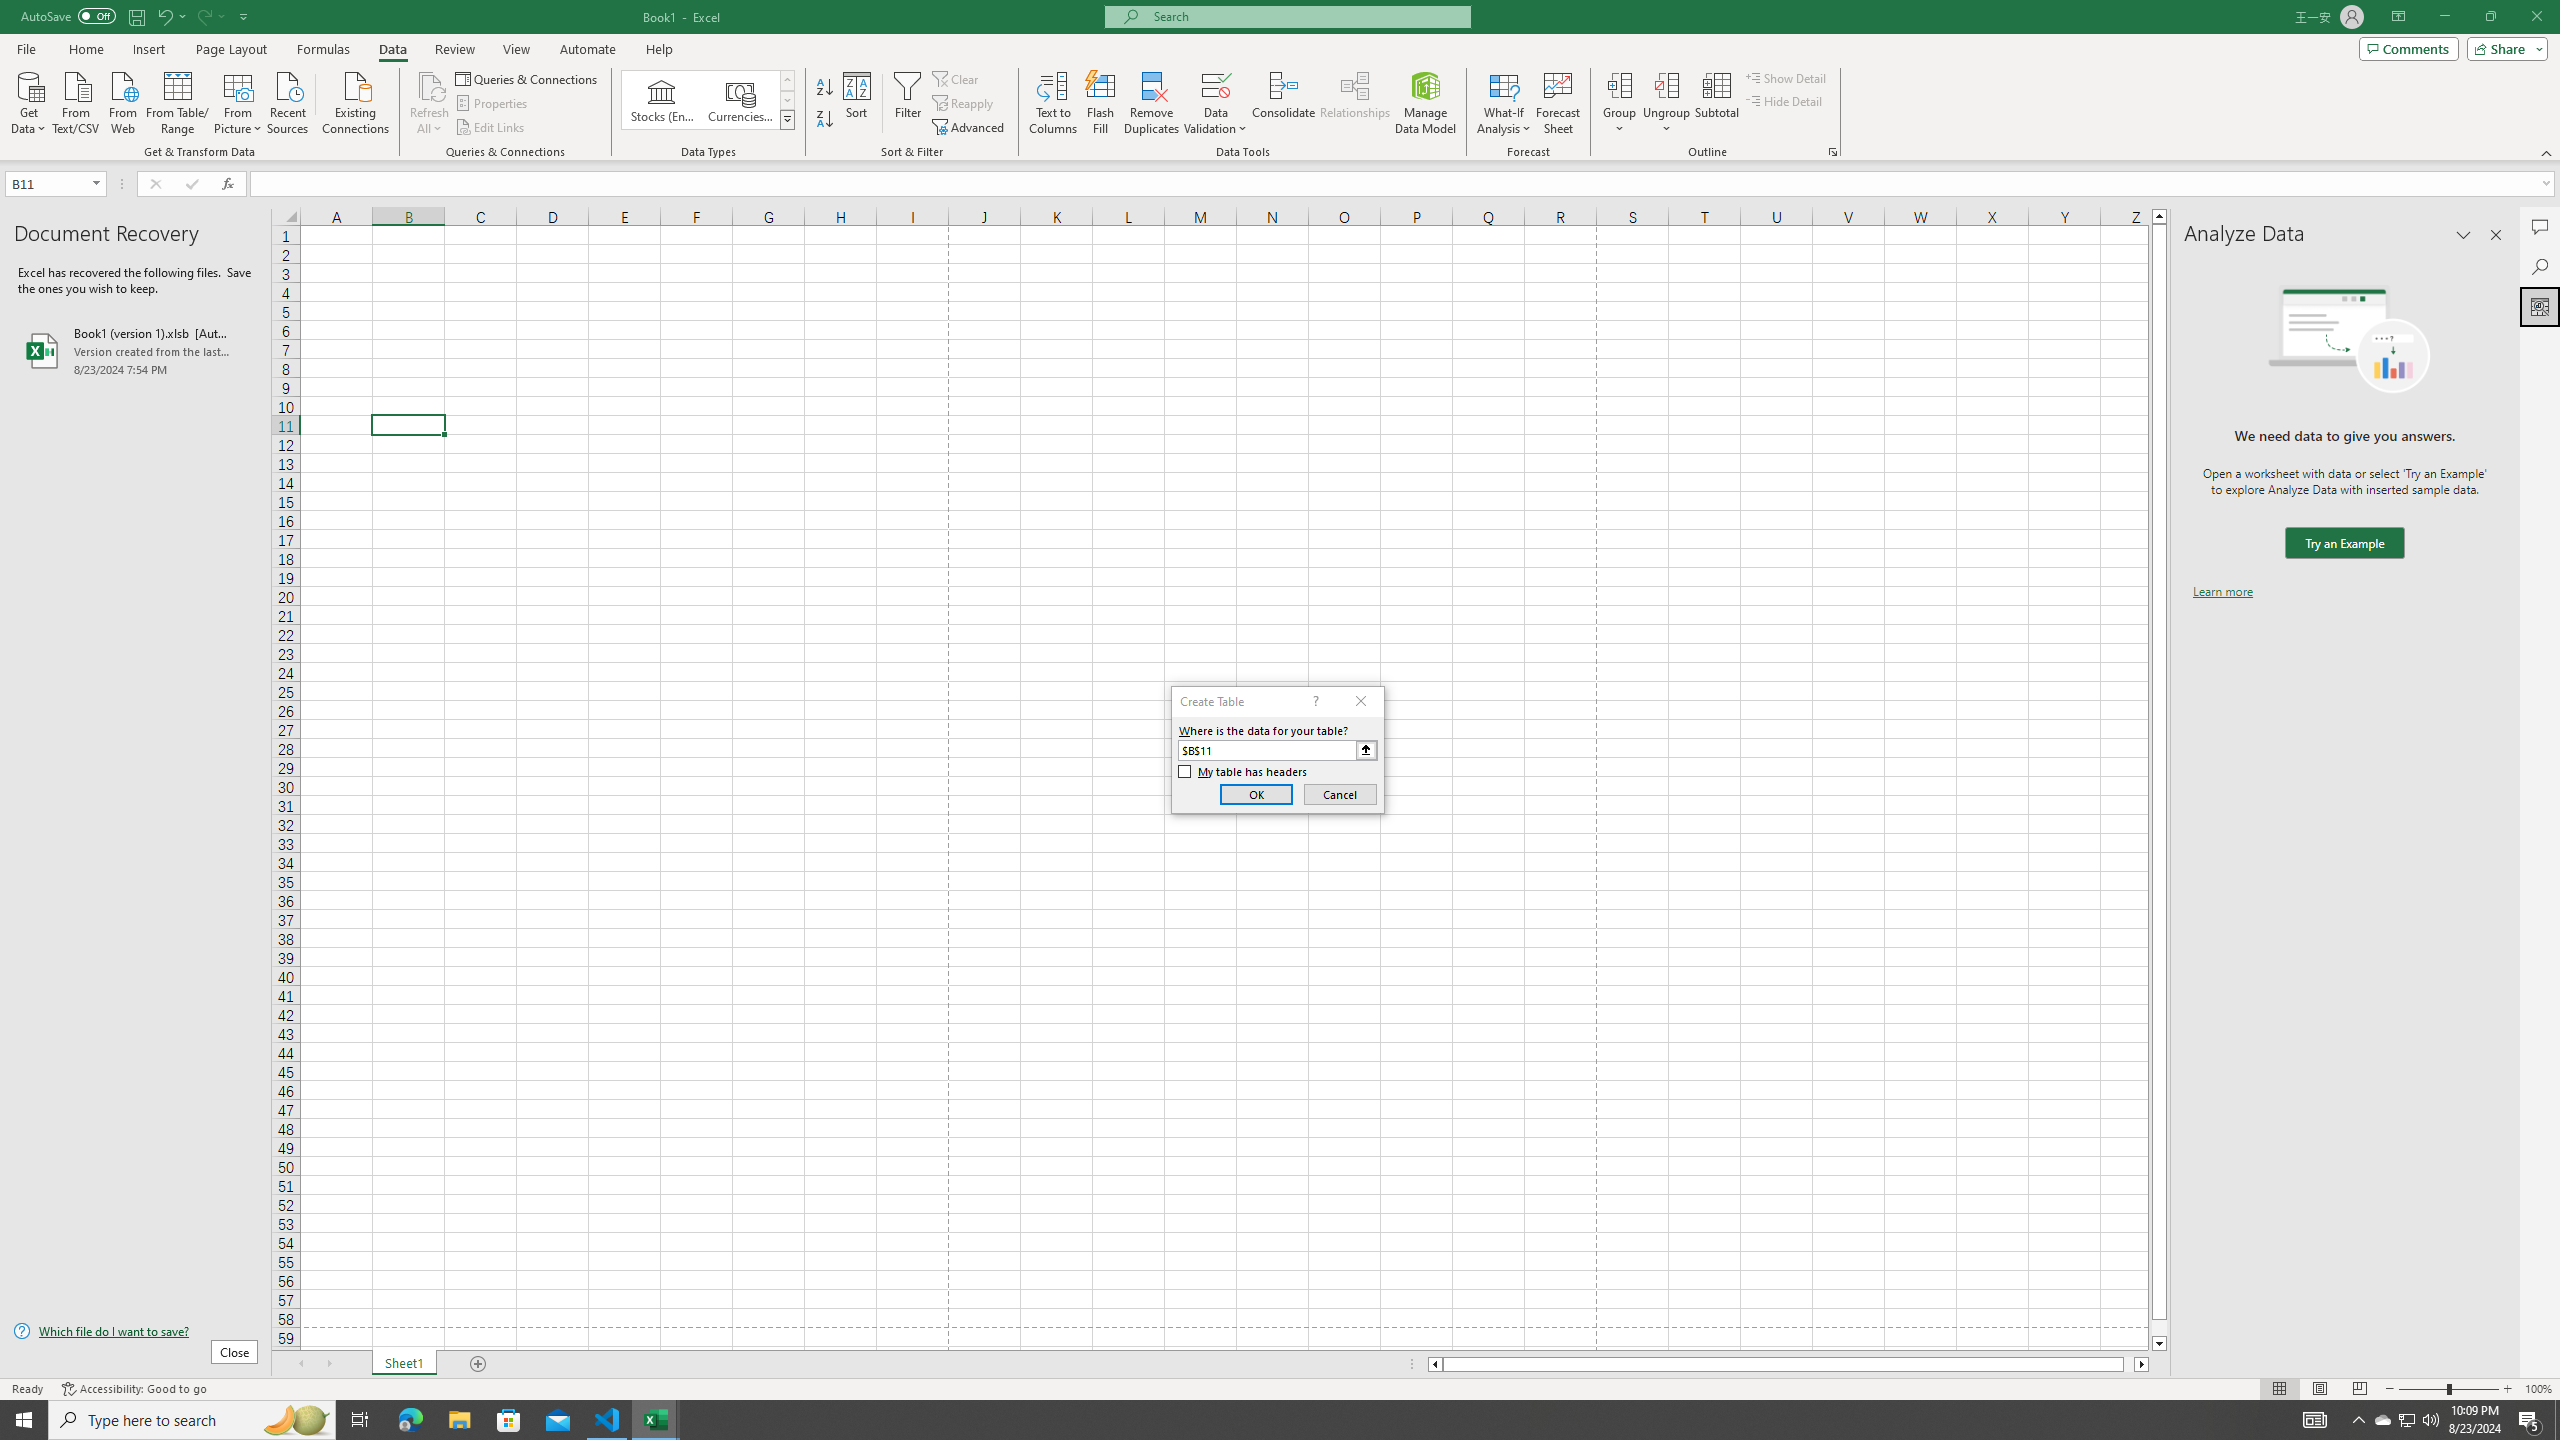 This screenshot has height=1440, width=2560. What do you see at coordinates (11, 9) in the screenshot?
I see `'System'` at bounding box center [11, 9].